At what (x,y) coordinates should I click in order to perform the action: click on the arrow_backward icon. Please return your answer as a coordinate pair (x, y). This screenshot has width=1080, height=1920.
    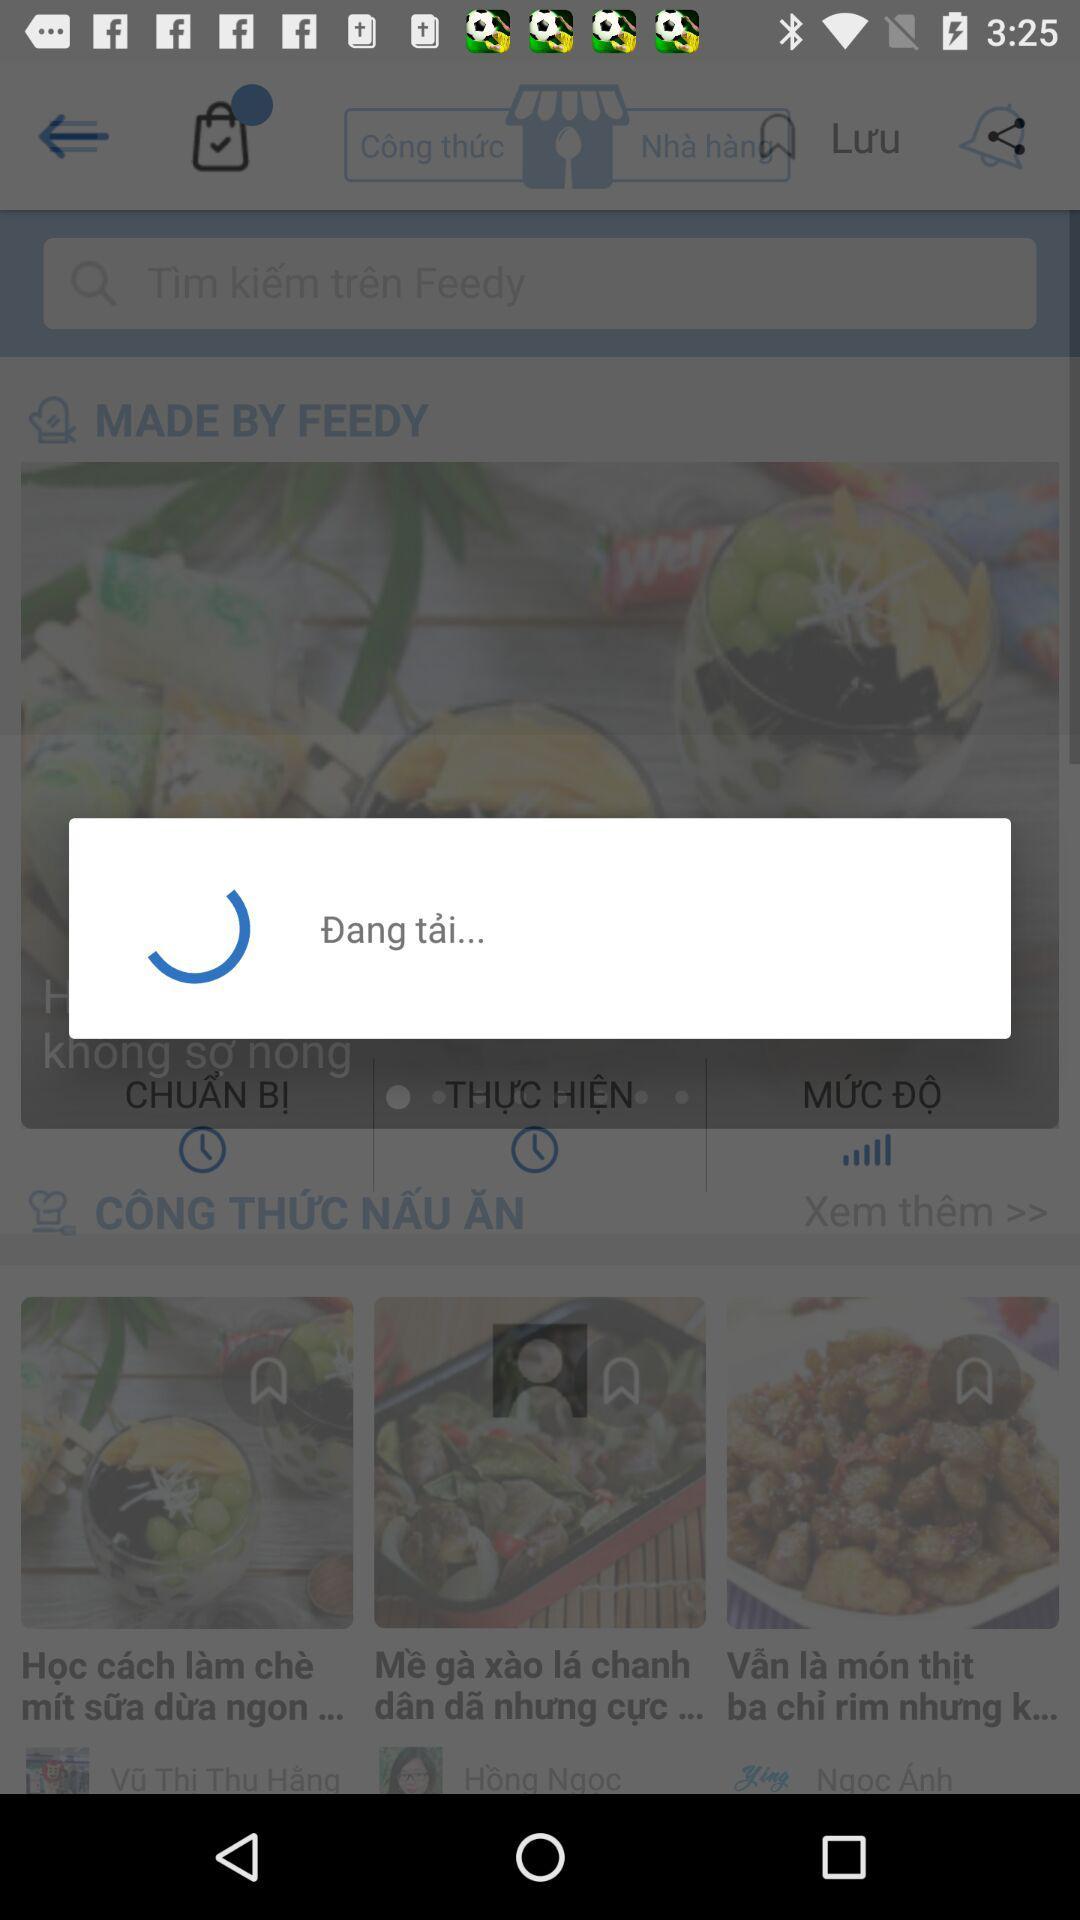
    Looking at the image, I should click on (72, 135).